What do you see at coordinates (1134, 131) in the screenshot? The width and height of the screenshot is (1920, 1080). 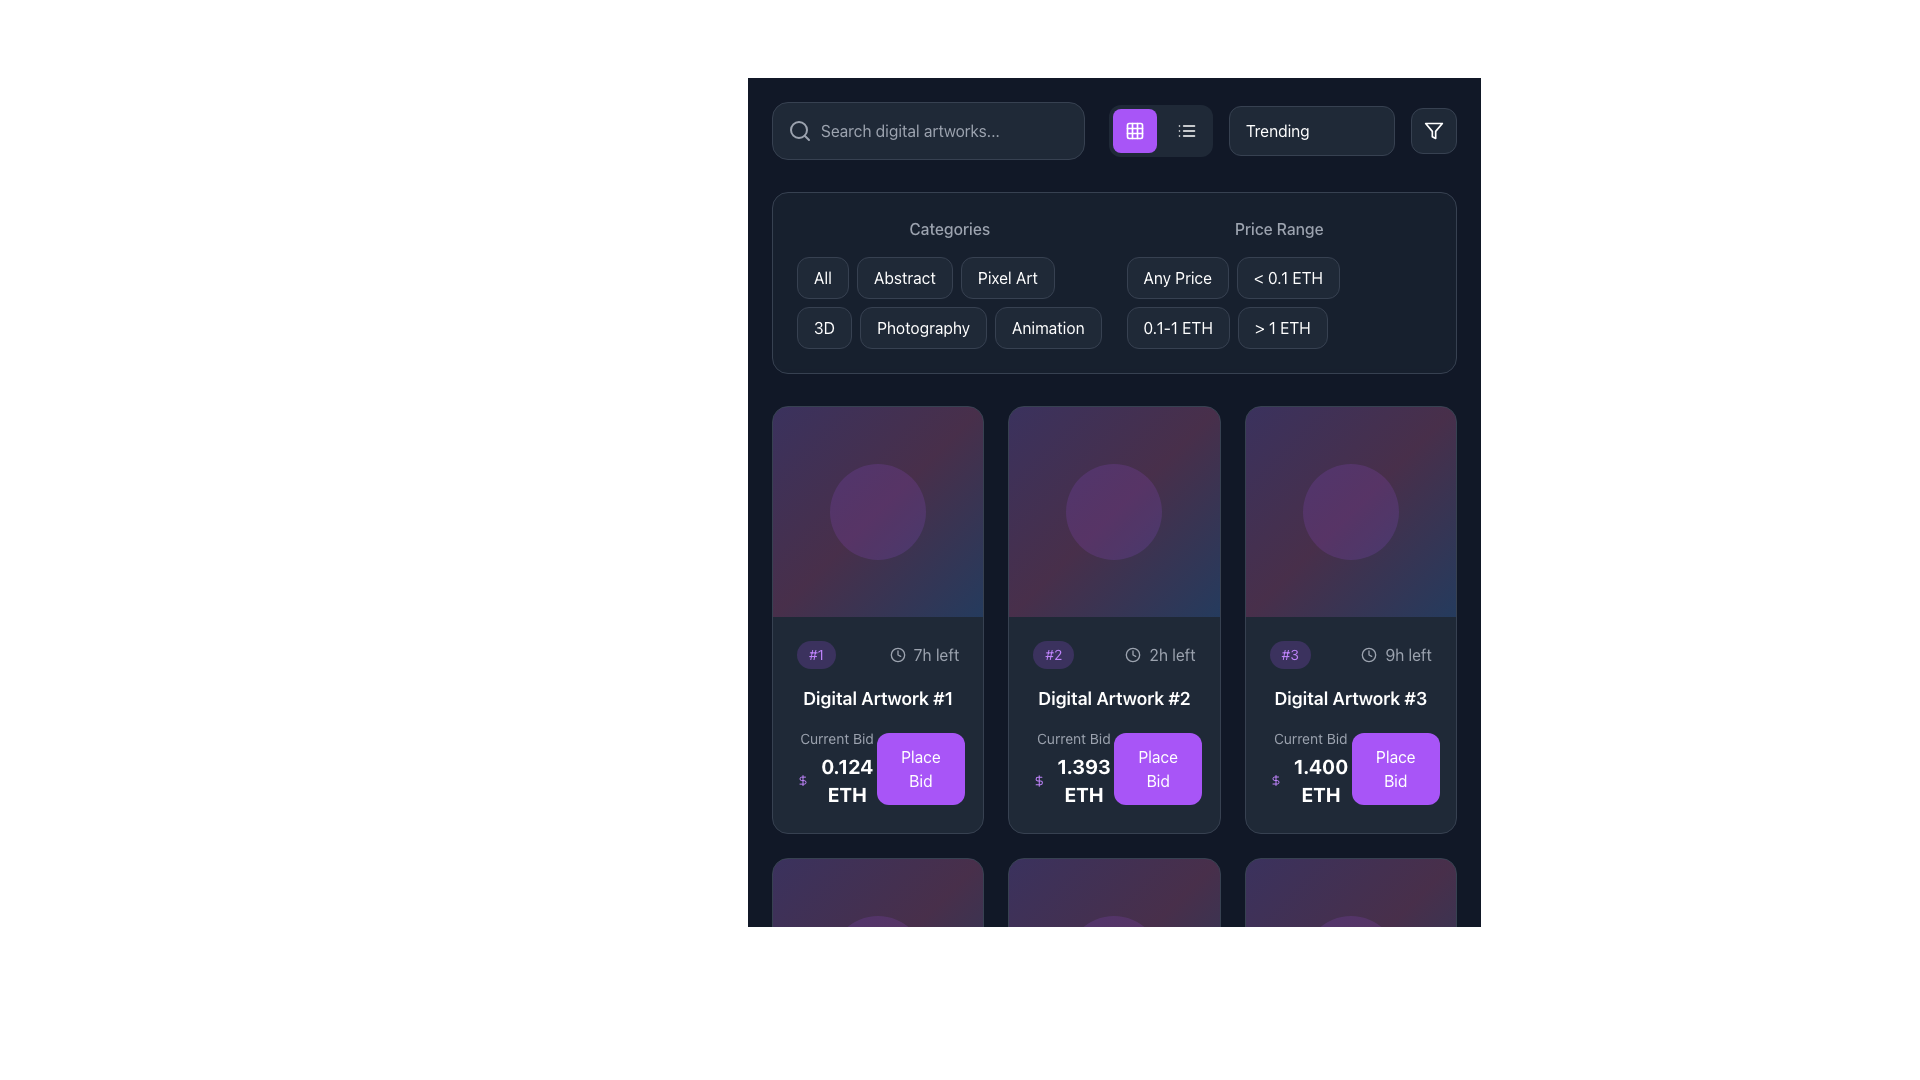 I see `the grid icon button with a purple background located at the top center of the interface, positioned between the search bar and the filter icon, to change the layout` at bounding box center [1134, 131].